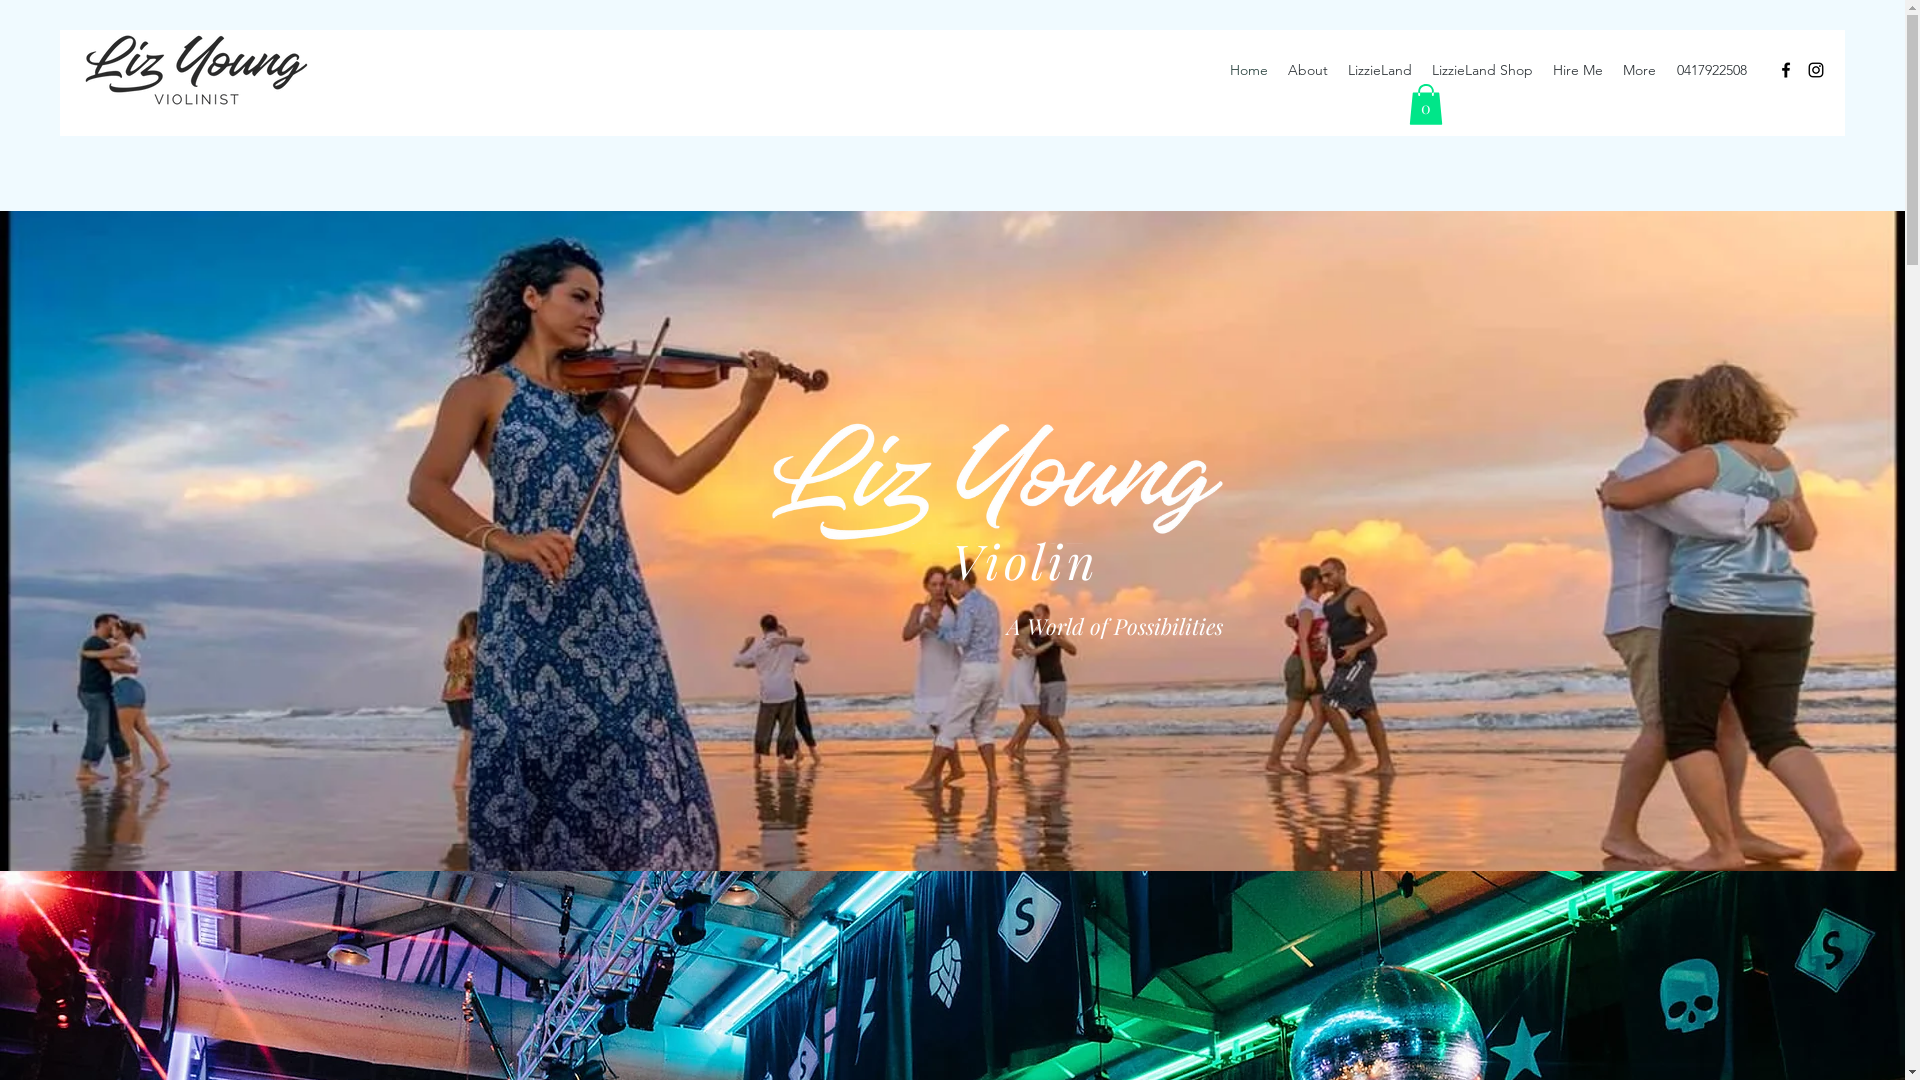 The width and height of the screenshot is (1920, 1080). Describe the element at coordinates (1482, 68) in the screenshot. I see `'LizzieLand Shop'` at that location.